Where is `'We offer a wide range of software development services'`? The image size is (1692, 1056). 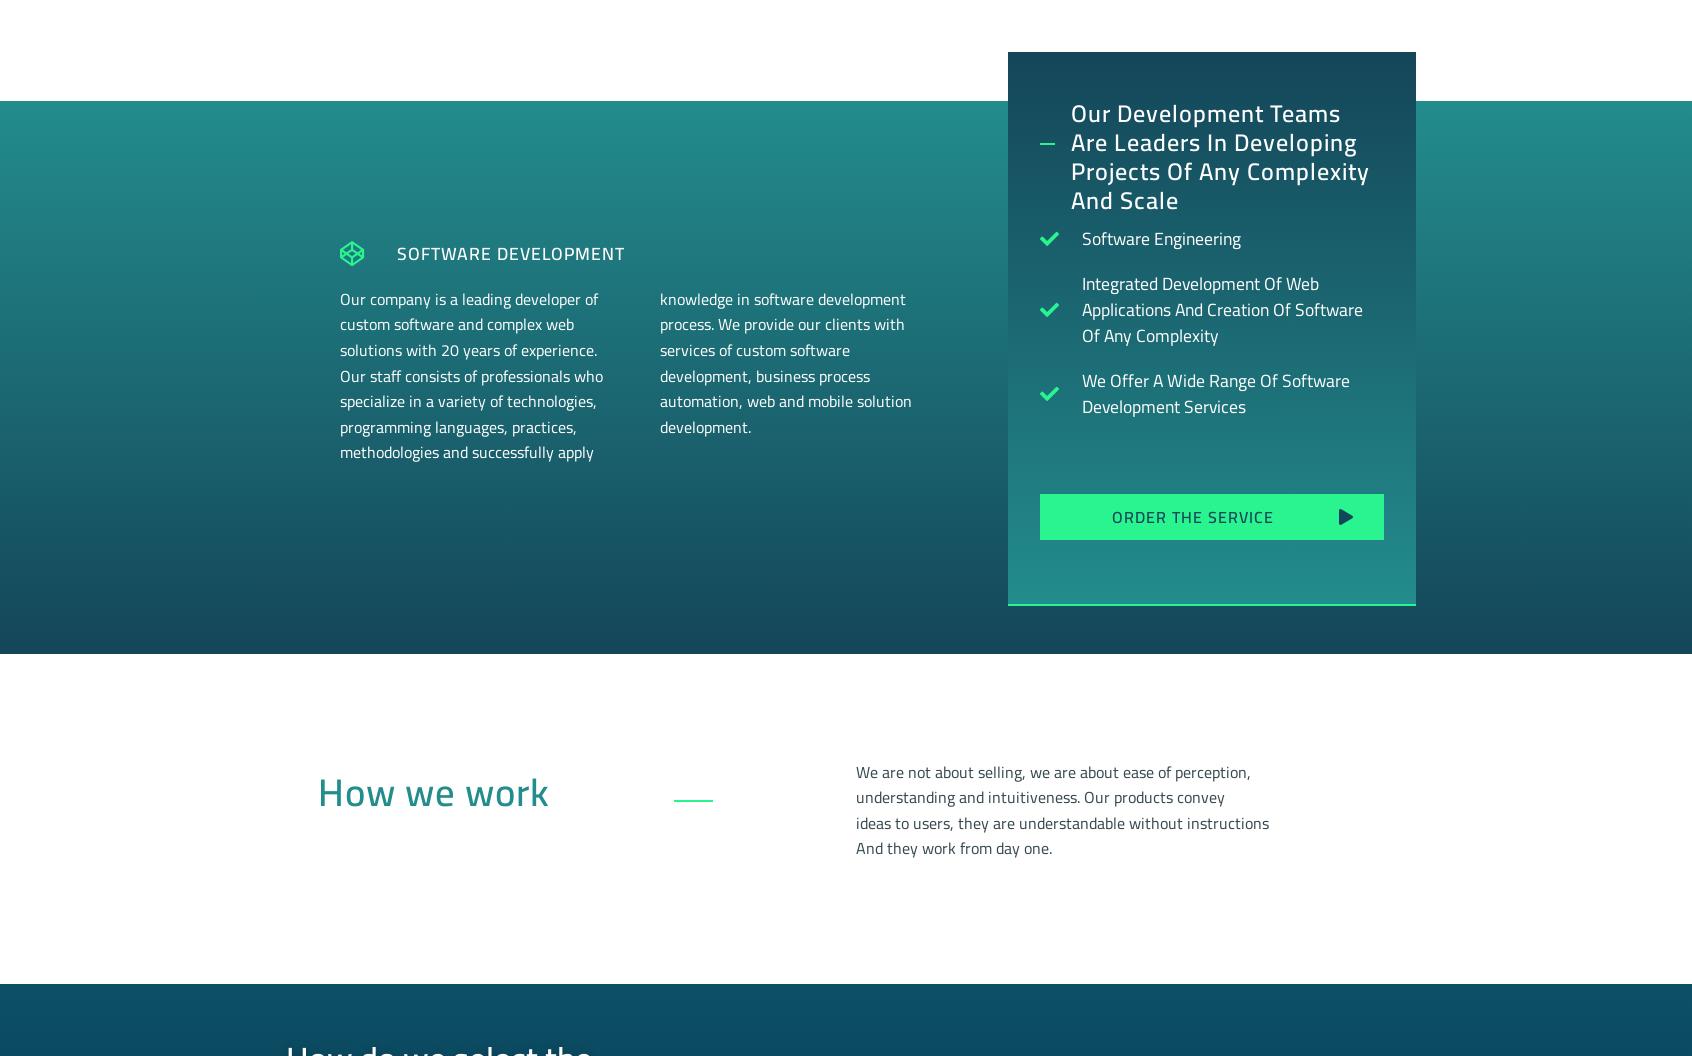
'We offer a wide range of software development services' is located at coordinates (1215, 391).